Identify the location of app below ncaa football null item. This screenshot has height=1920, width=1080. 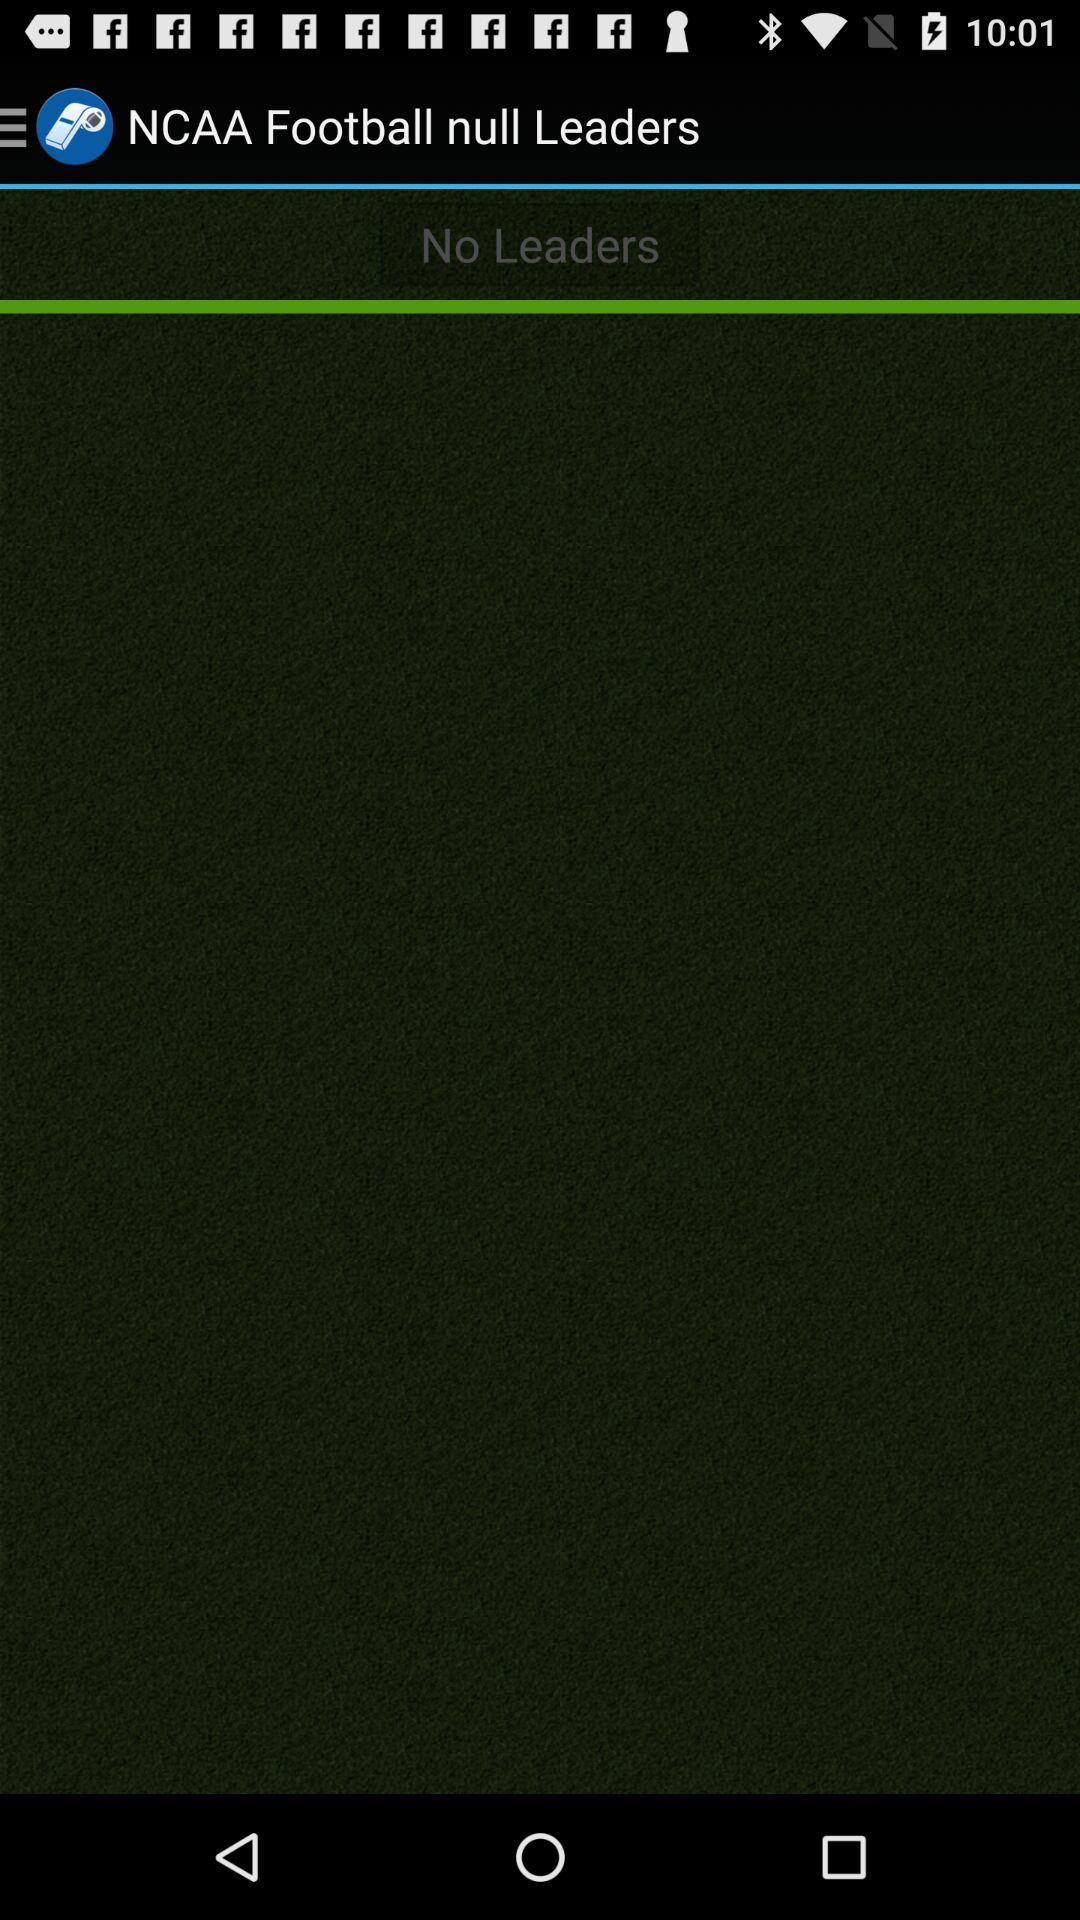
(540, 243).